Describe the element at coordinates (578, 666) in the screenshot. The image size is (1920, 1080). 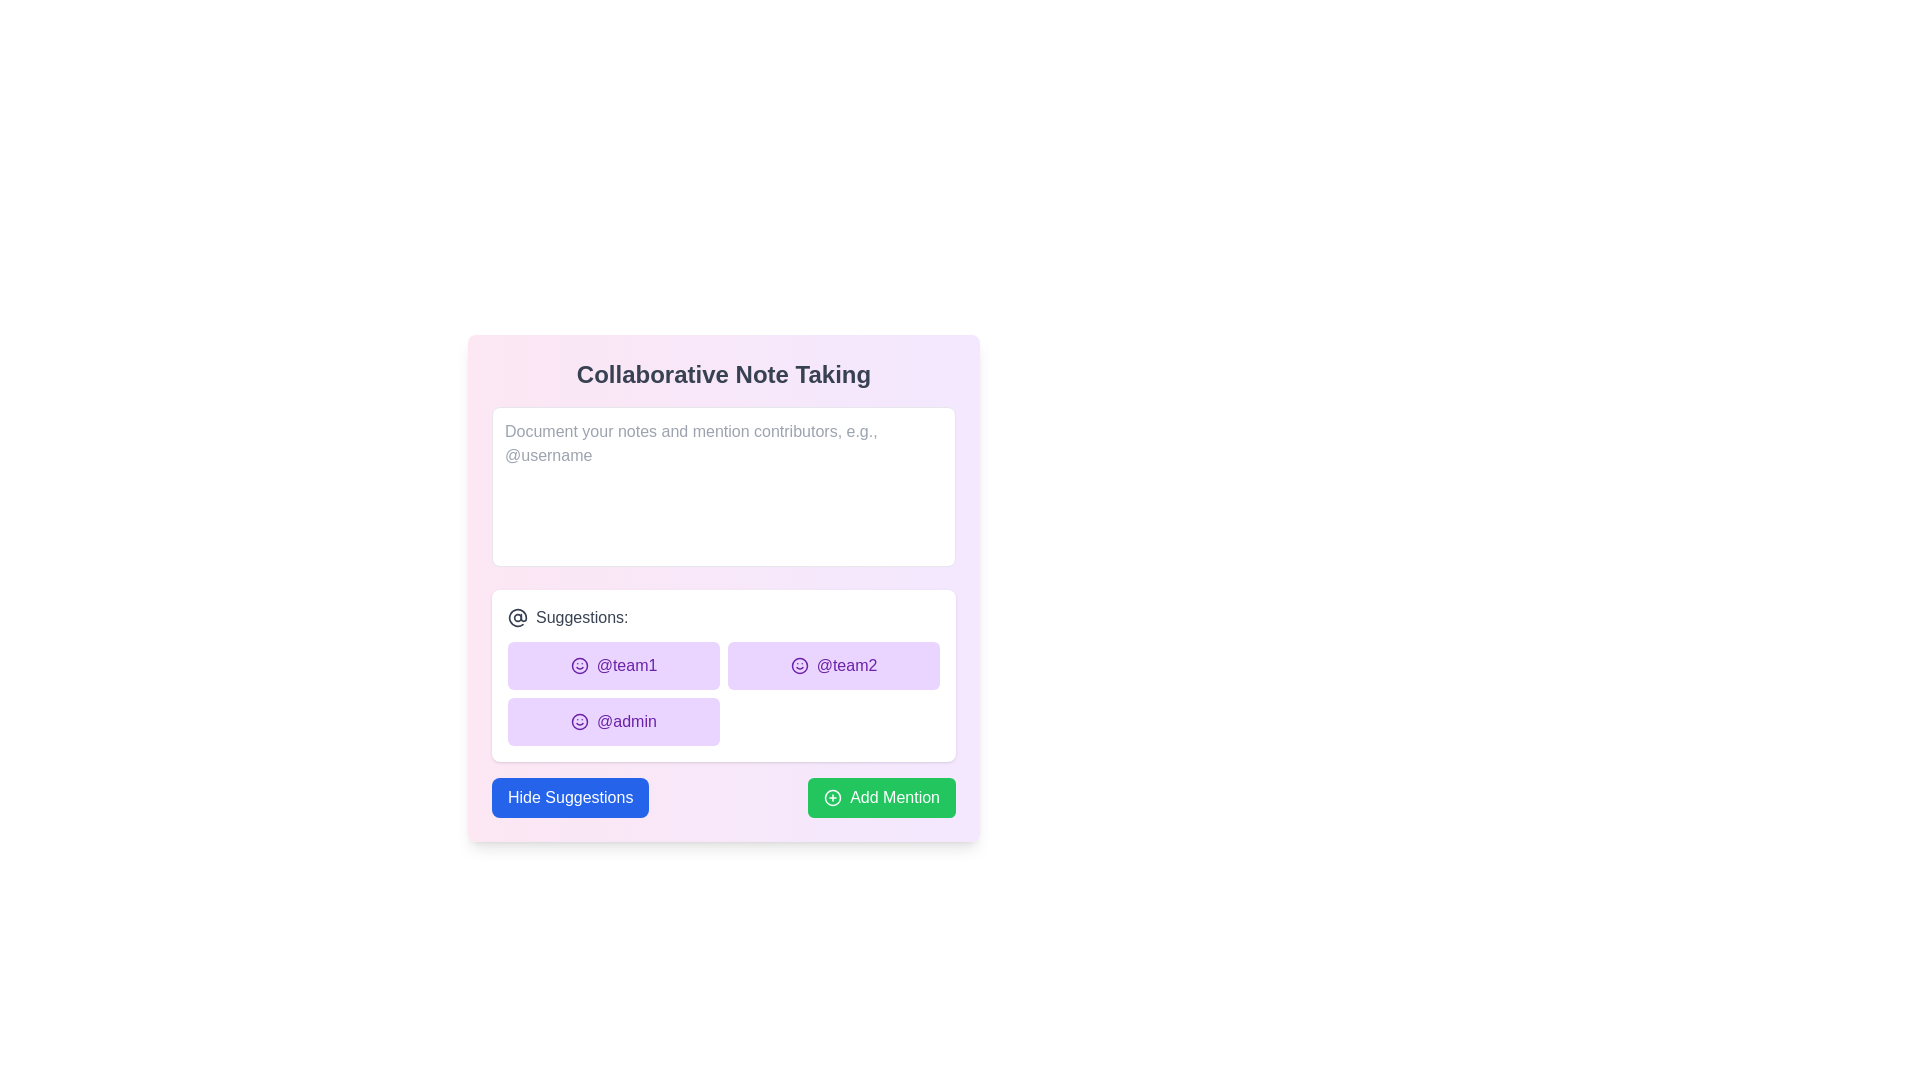
I see `the central circle component of the smiley icon located in the suggestions area beneath the text input field, to the left of mention buttons` at that location.